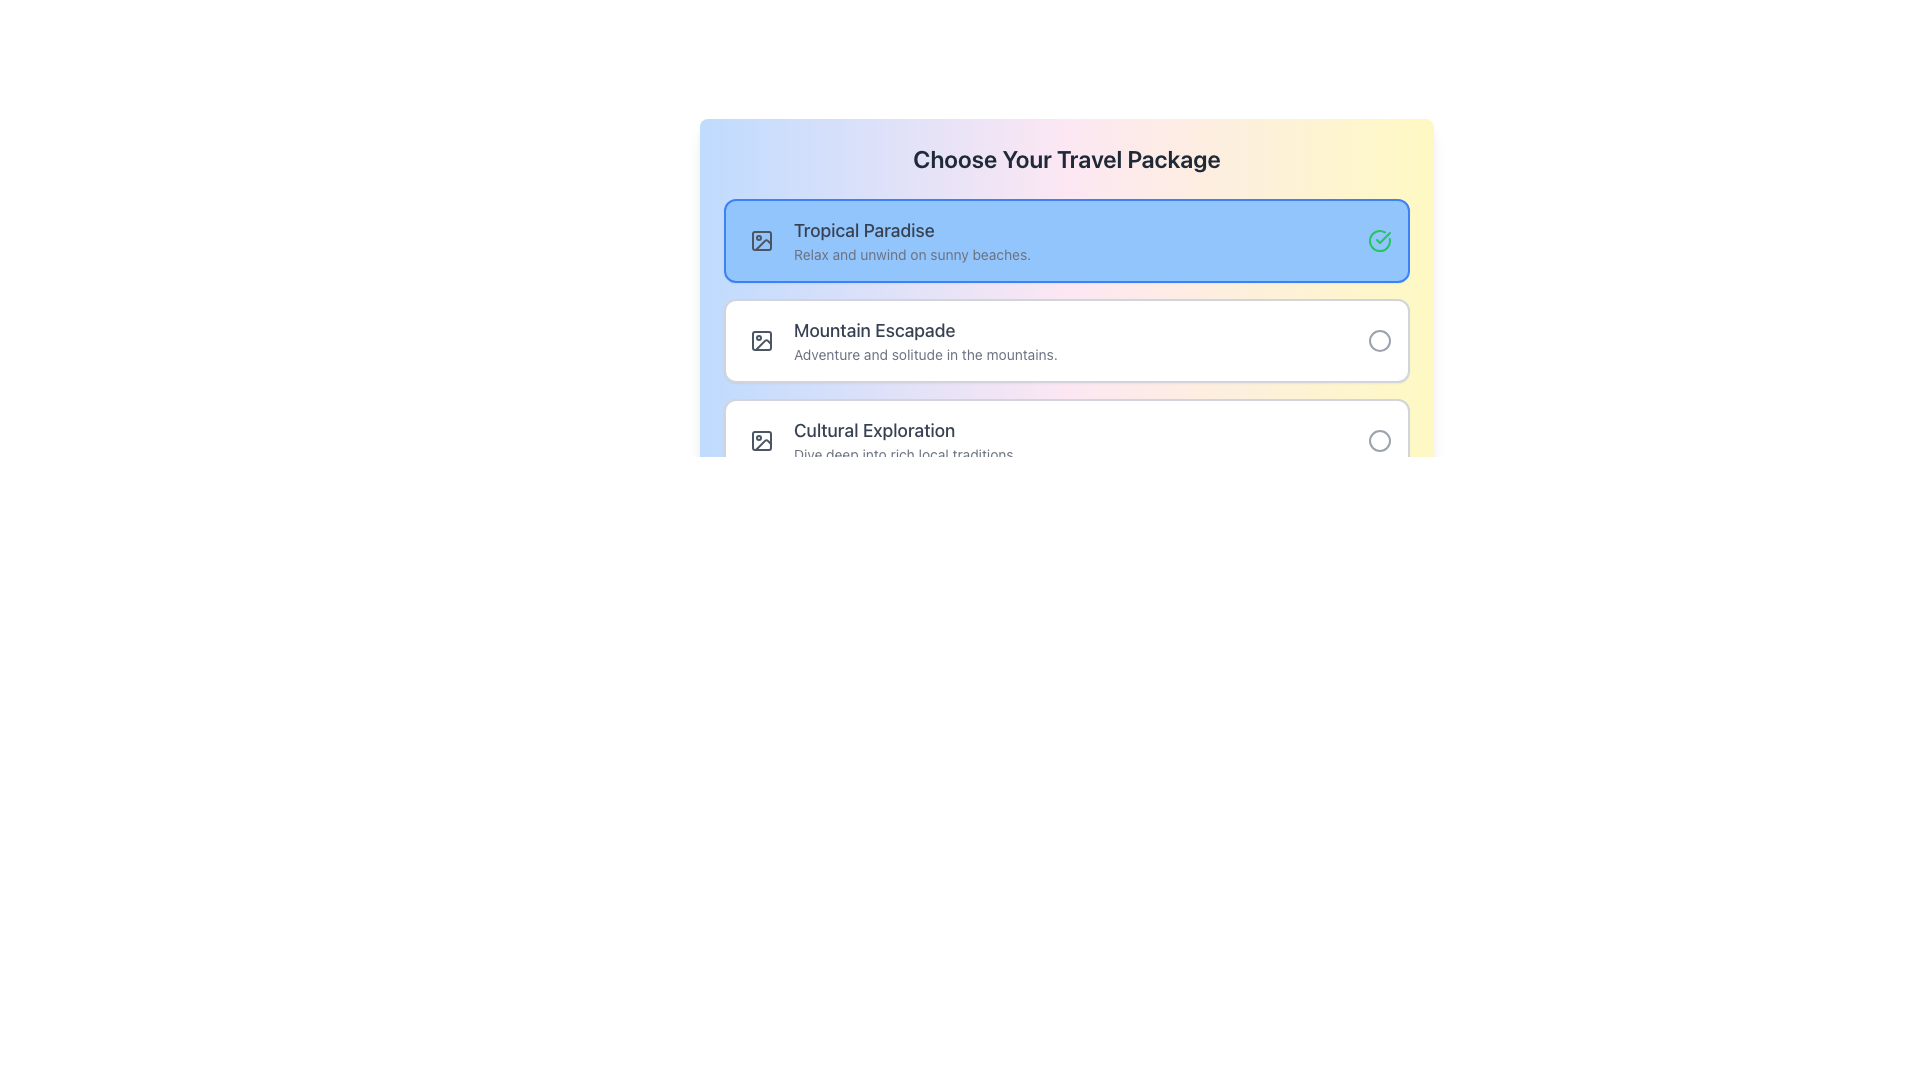 The height and width of the screenshot is (1080, 1920). Describe the element at coordinates (1379, 439) in the screenshot. I see `the SVG Circle icon located to the right of the 'Cultural Exploration' option` at that location.